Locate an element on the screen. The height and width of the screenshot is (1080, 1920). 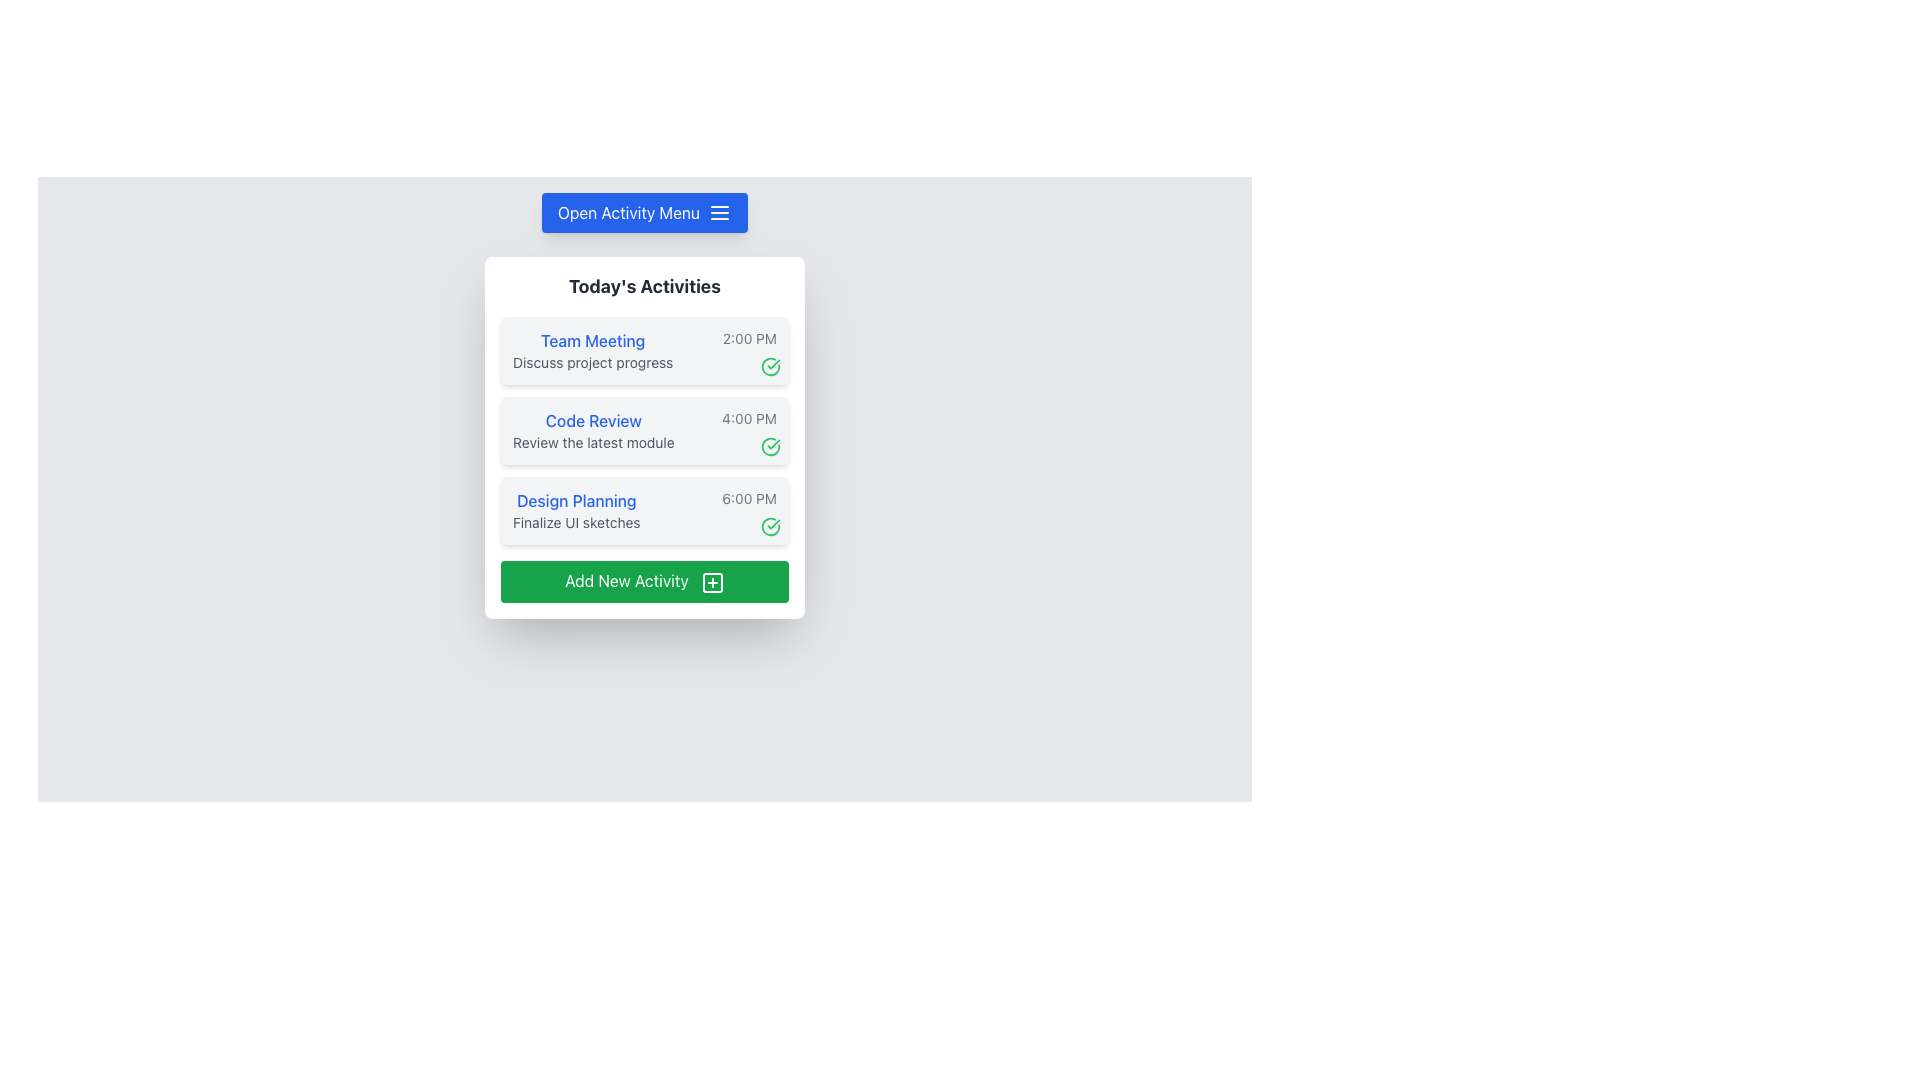
the multi-line display text element that shows 'Design Planning' and 'Finalize UI sketches', which is the third item in the 'Today's Activities' list is located at coordinates (575, 509).